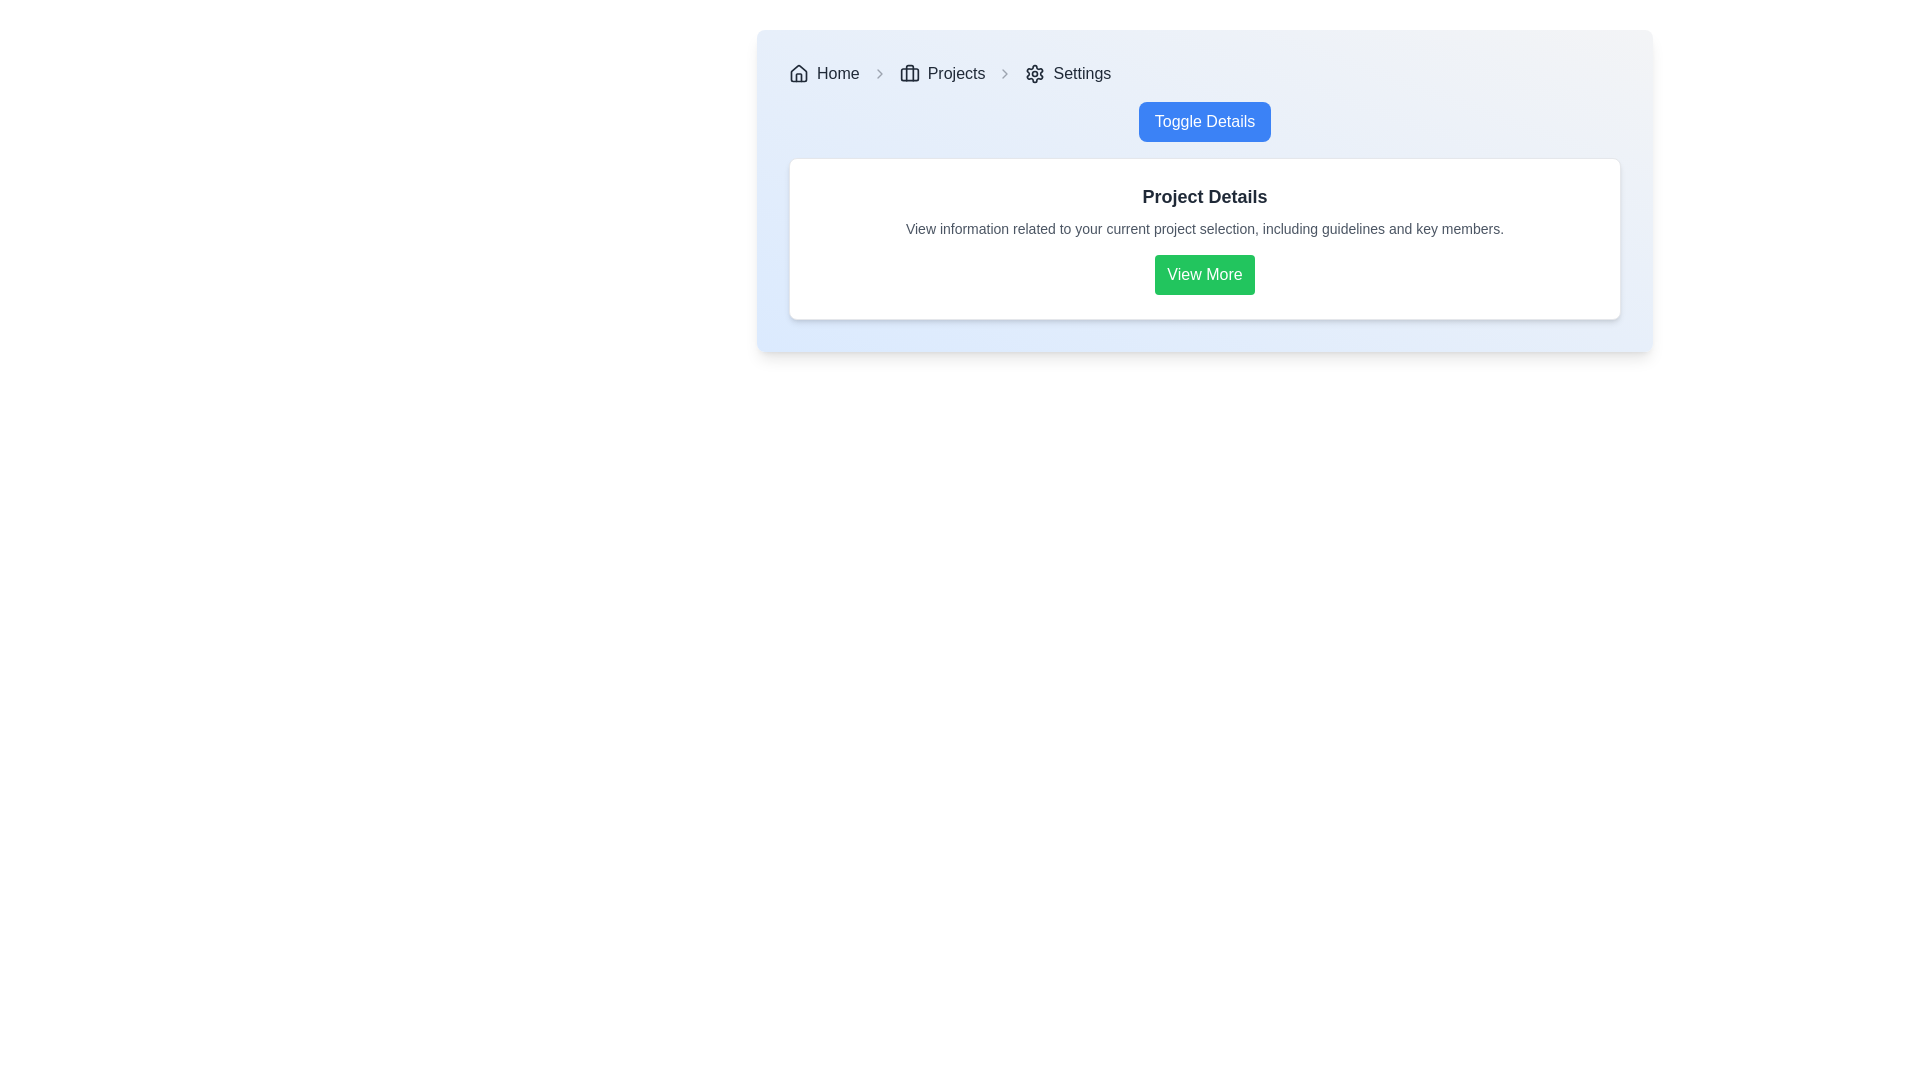 The width and height of the screenshot is (1920, 1080). Describe the element at coordinates (1067, 72) in the screenshot. I see `the 'Settings' navigation link, which includes a gear icon` at that location.